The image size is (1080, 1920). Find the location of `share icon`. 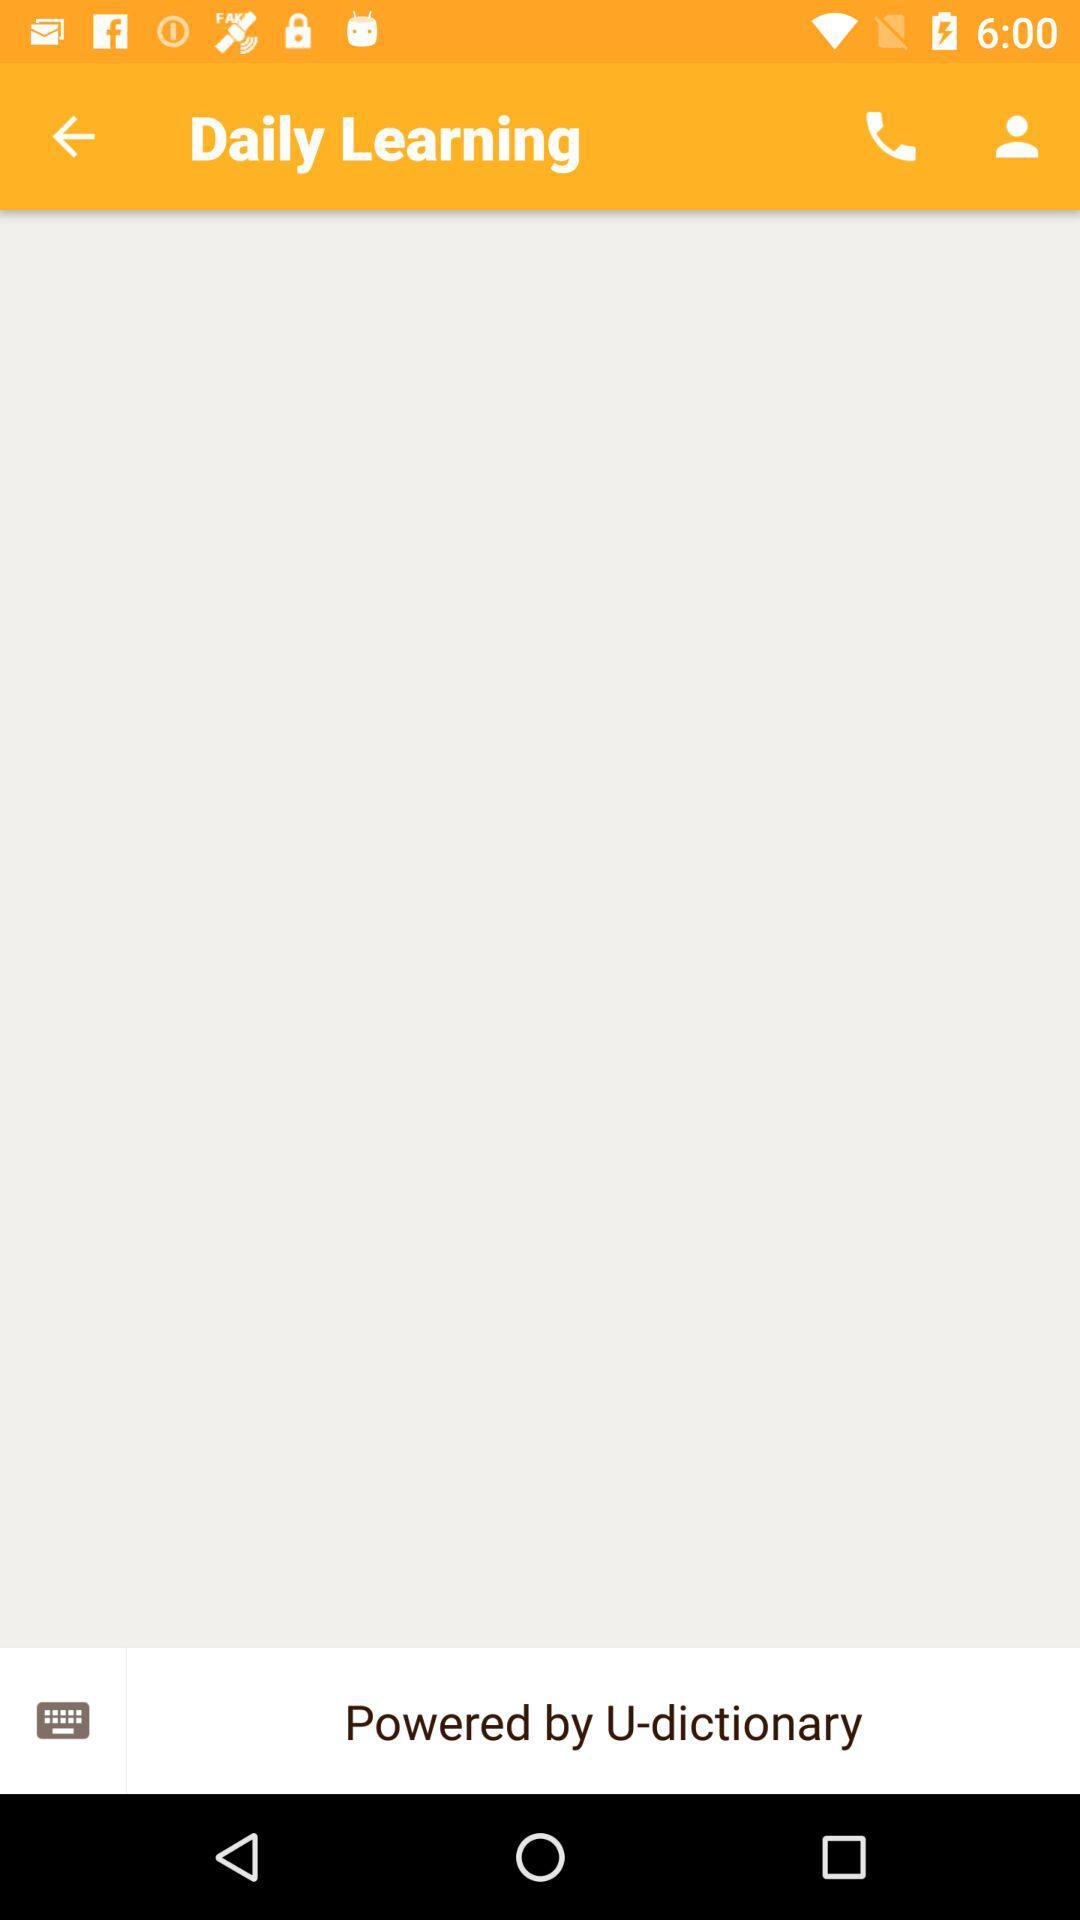

share icon is located at coordinates (61, 1719).